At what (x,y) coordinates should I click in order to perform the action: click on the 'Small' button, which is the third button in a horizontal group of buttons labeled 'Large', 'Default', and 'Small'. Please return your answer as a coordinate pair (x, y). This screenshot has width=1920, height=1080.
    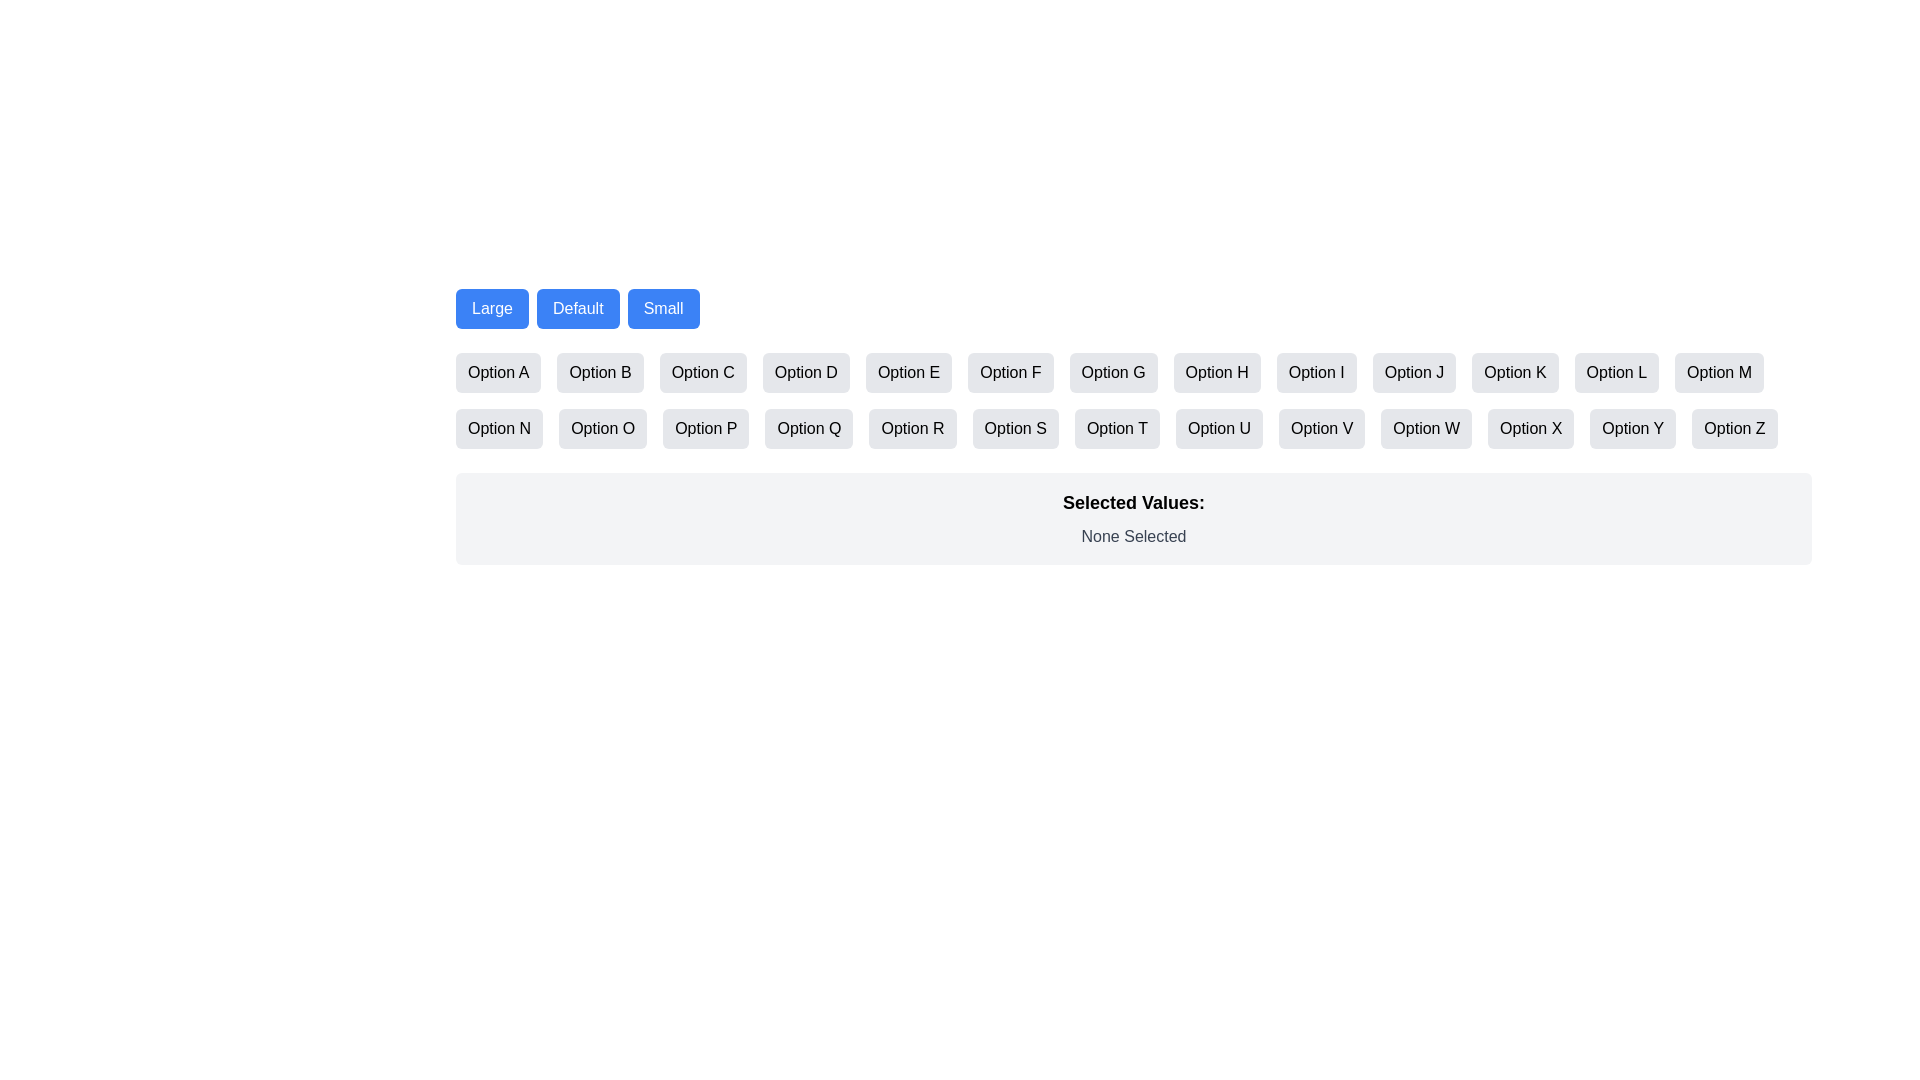
    Looking at the image, I should click on (663, 308).